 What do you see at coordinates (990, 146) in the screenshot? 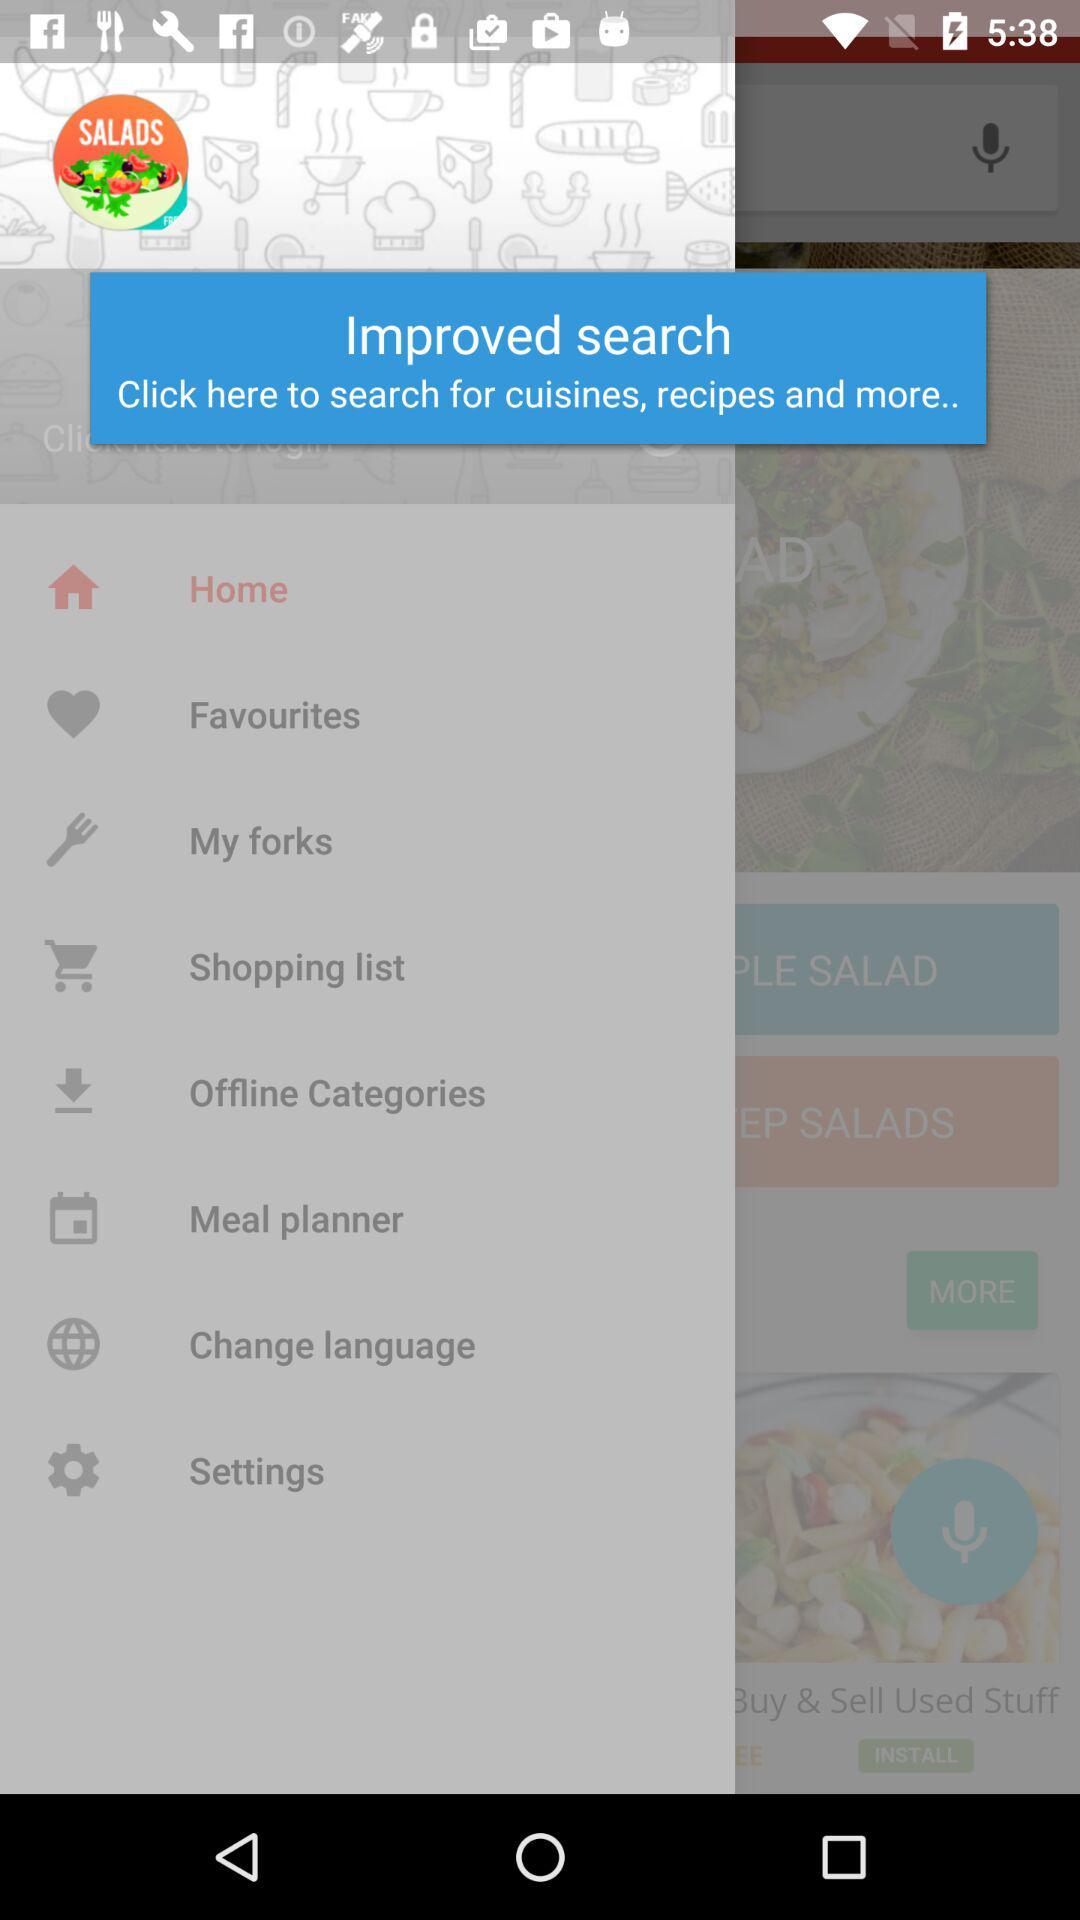
I see `the microphone icon` at bounding box center [990, 146].